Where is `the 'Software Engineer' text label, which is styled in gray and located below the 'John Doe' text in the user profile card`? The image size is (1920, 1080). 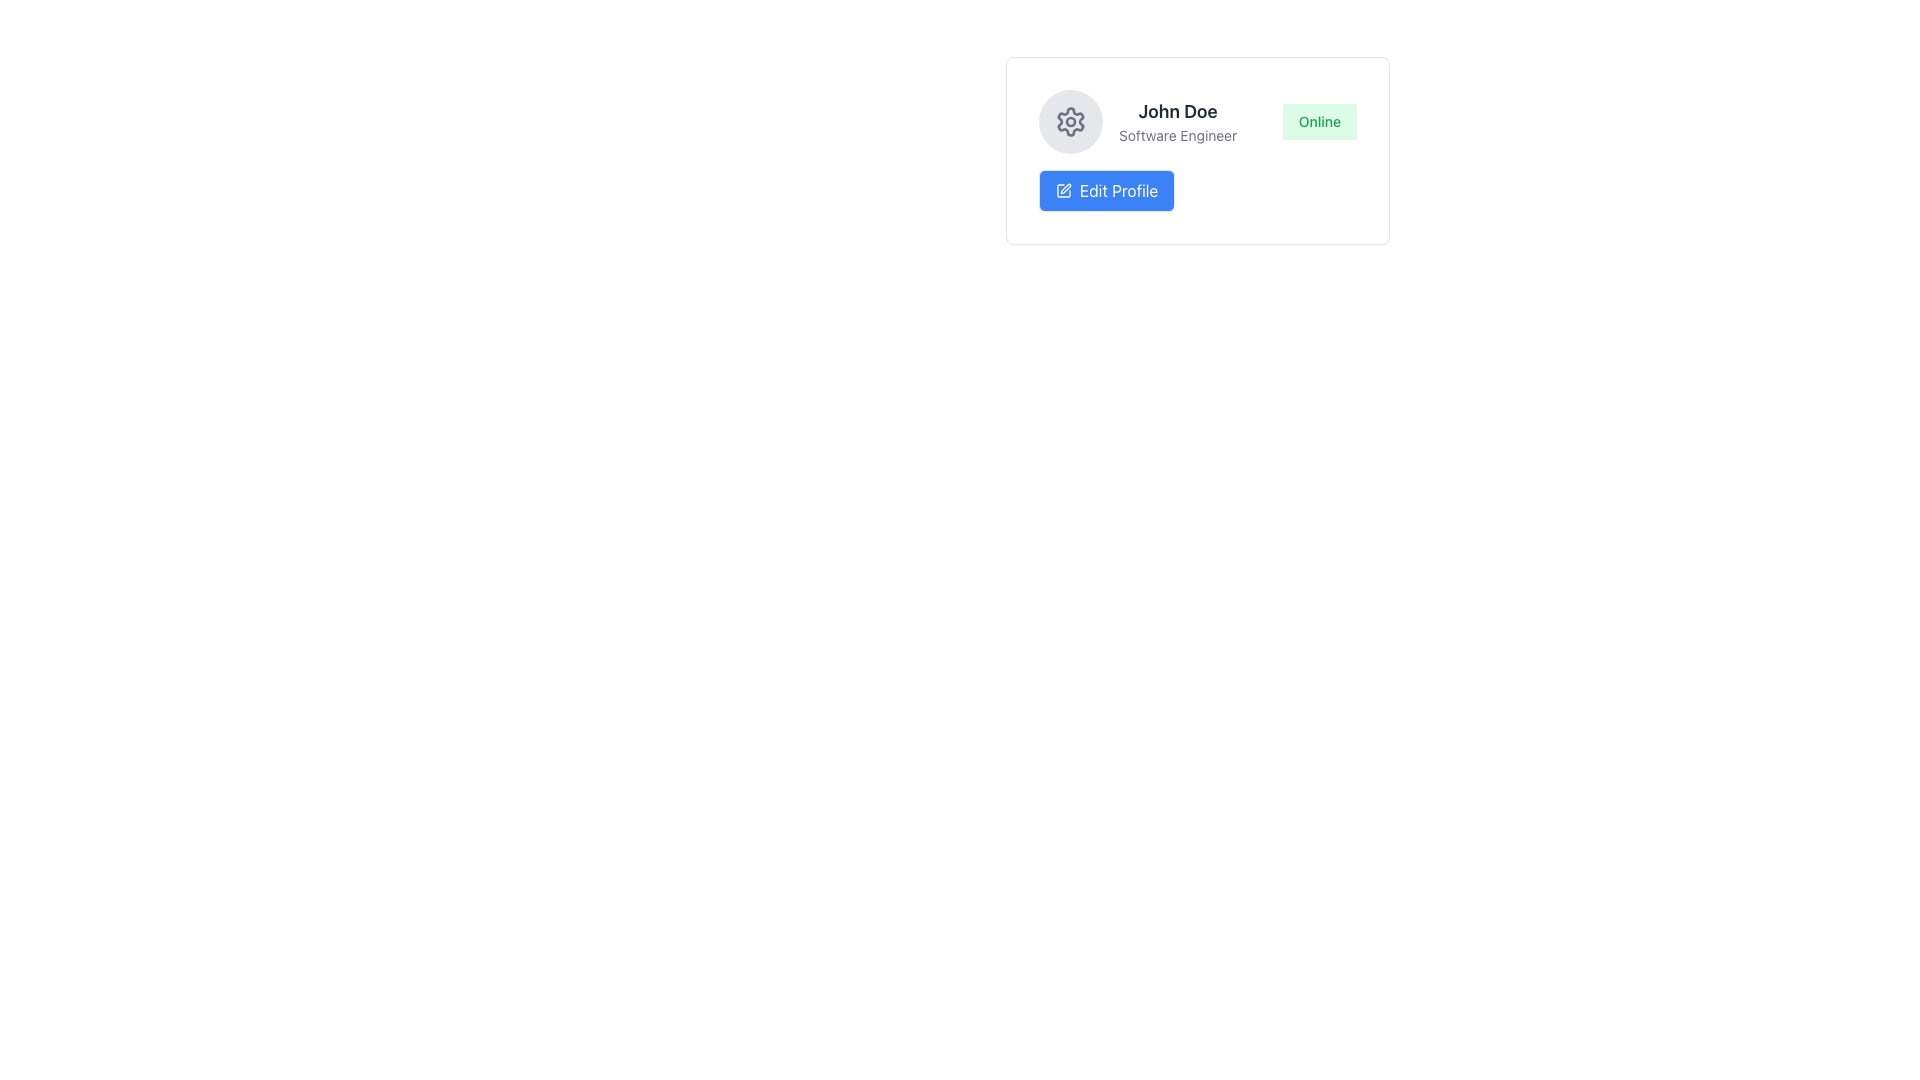 the 'Software Engineer' text label, which is styled in gray and located below the 'John Doe' text in the user profile card is located at coordinates (1178, 135).